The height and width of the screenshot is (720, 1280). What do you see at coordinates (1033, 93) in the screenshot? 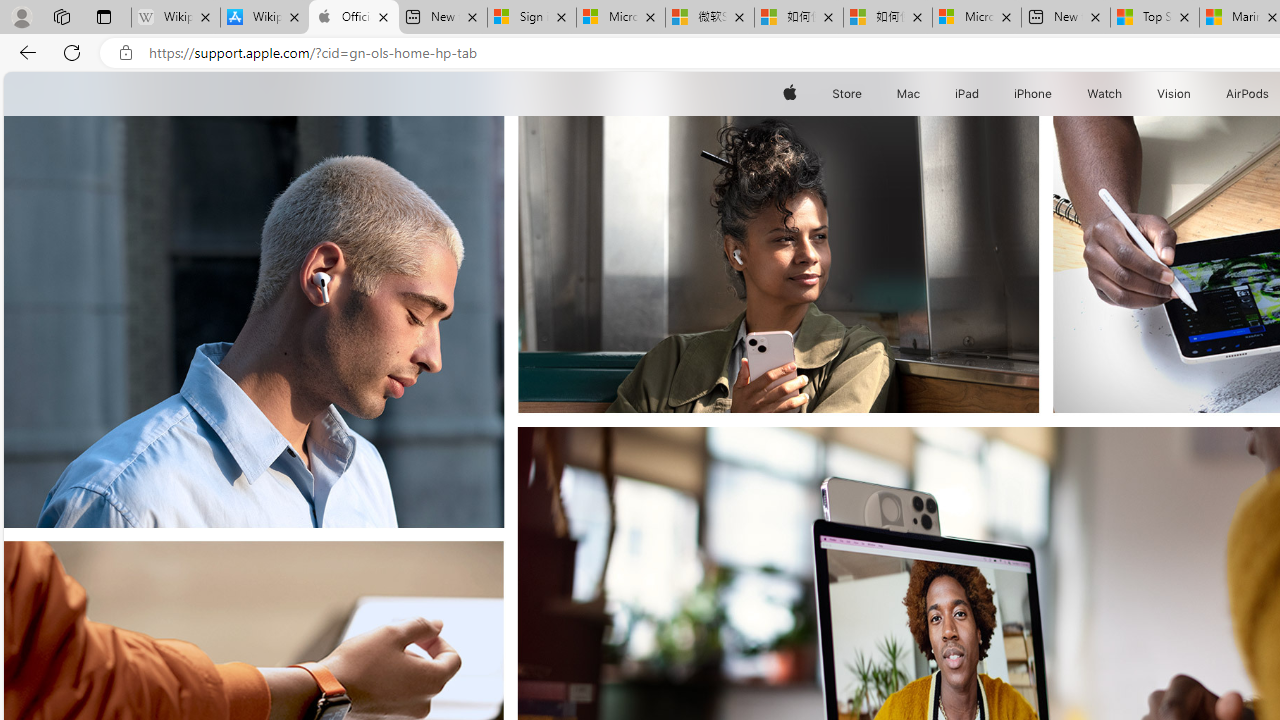
I see `'iPhone'` at bounding box center [1033, 93].